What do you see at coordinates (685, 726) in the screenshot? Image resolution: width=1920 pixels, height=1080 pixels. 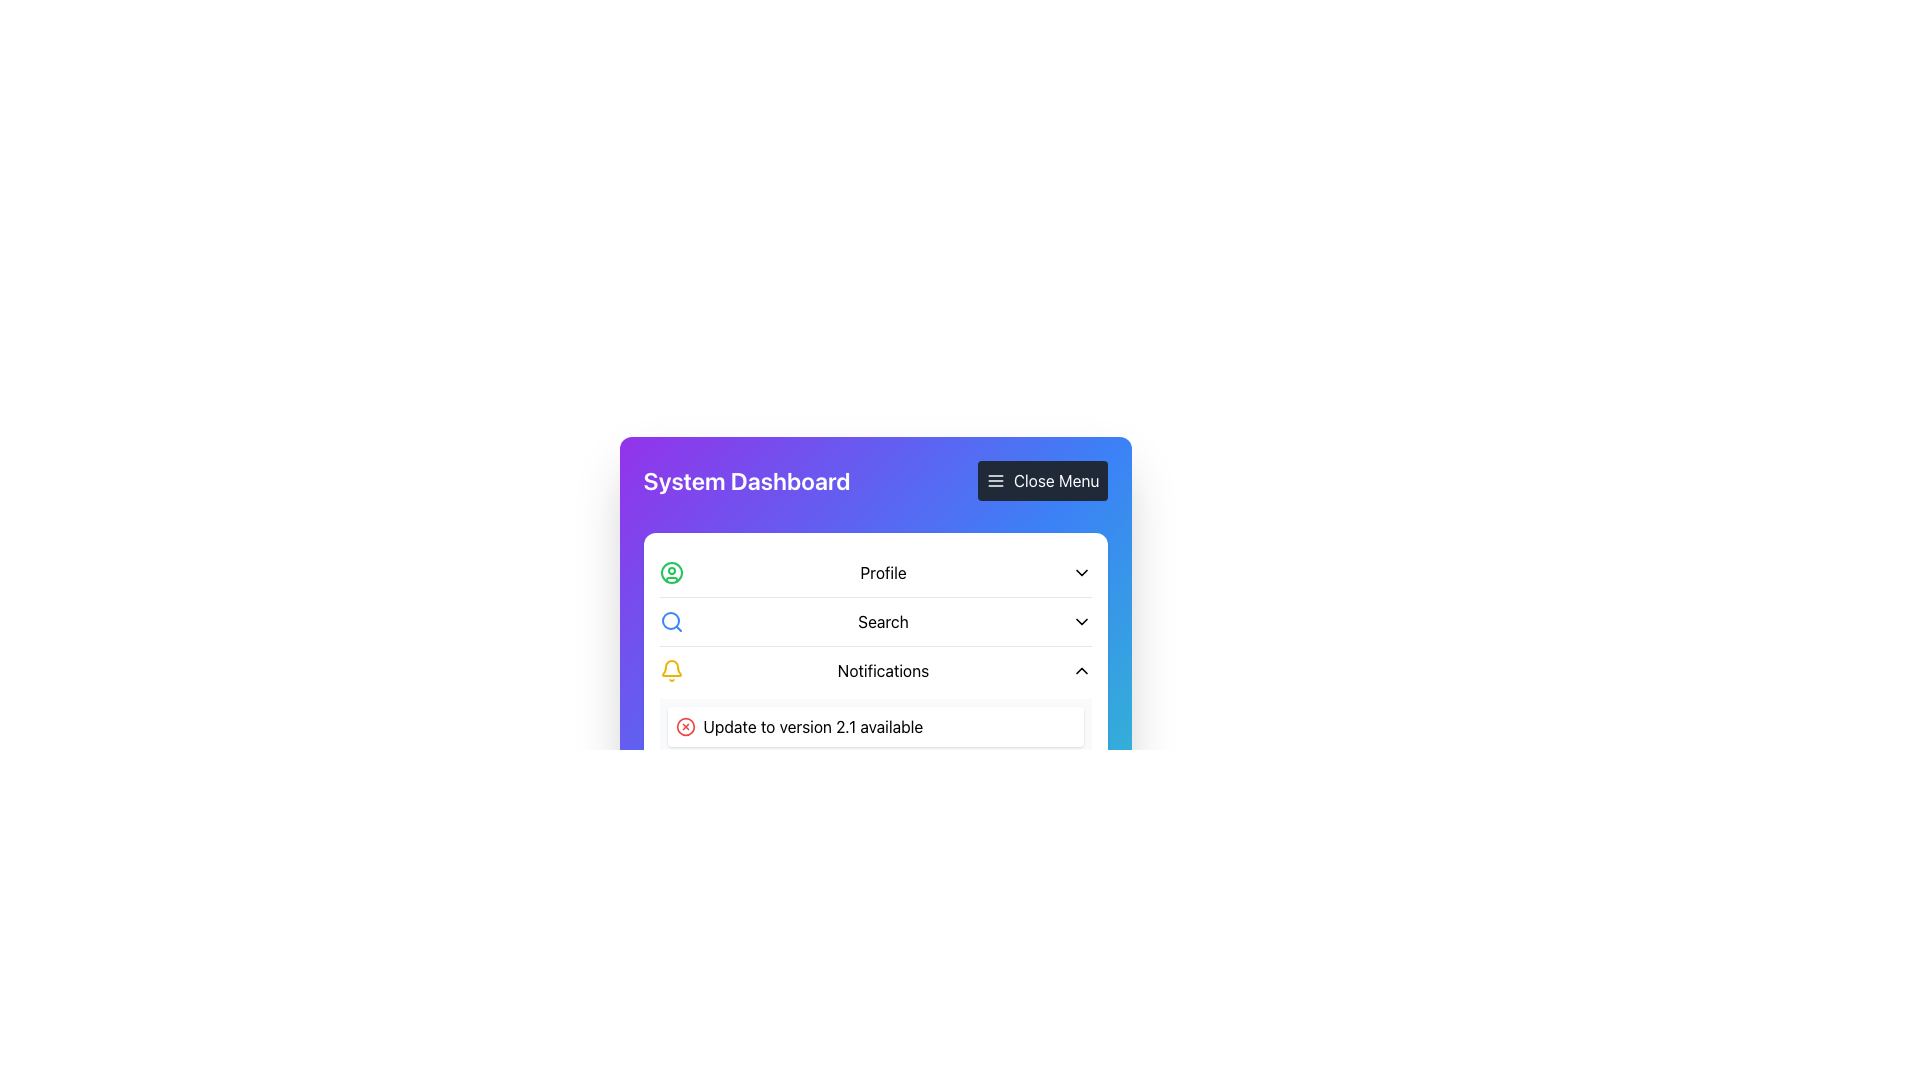 I see `the graphical content of the red circular component with a 10-unit radius, which is part of the cancel icon, located to the left of the 'Update to version 2.1 available' notification message` at bounding box center [685, 726].